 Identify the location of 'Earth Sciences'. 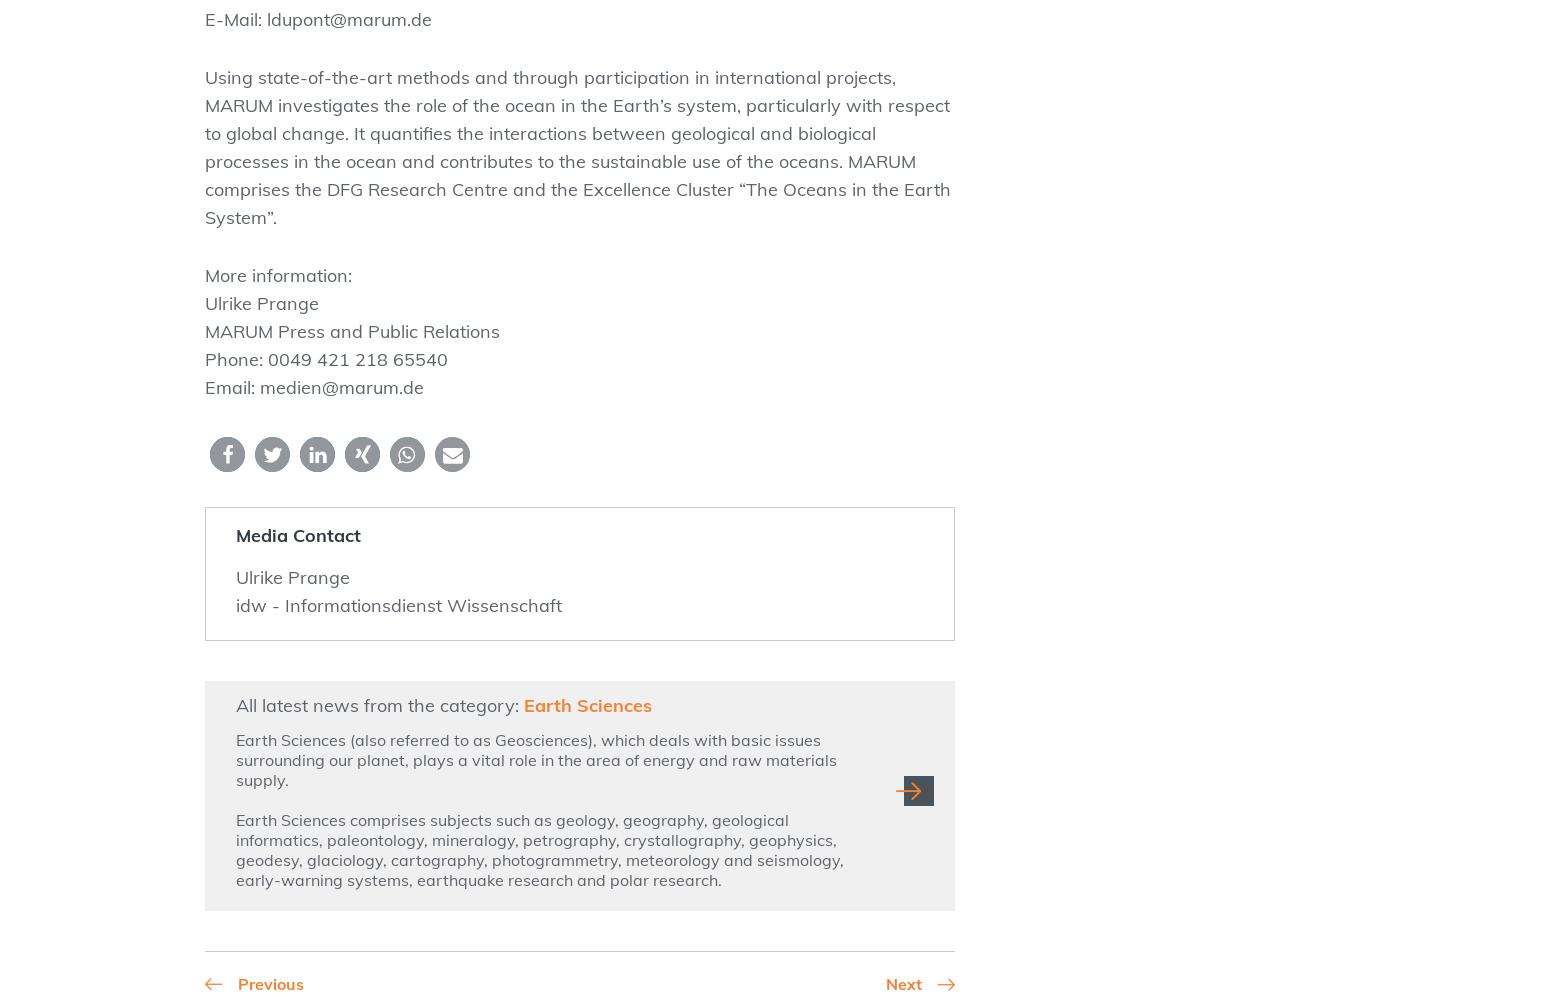
(588, 705).